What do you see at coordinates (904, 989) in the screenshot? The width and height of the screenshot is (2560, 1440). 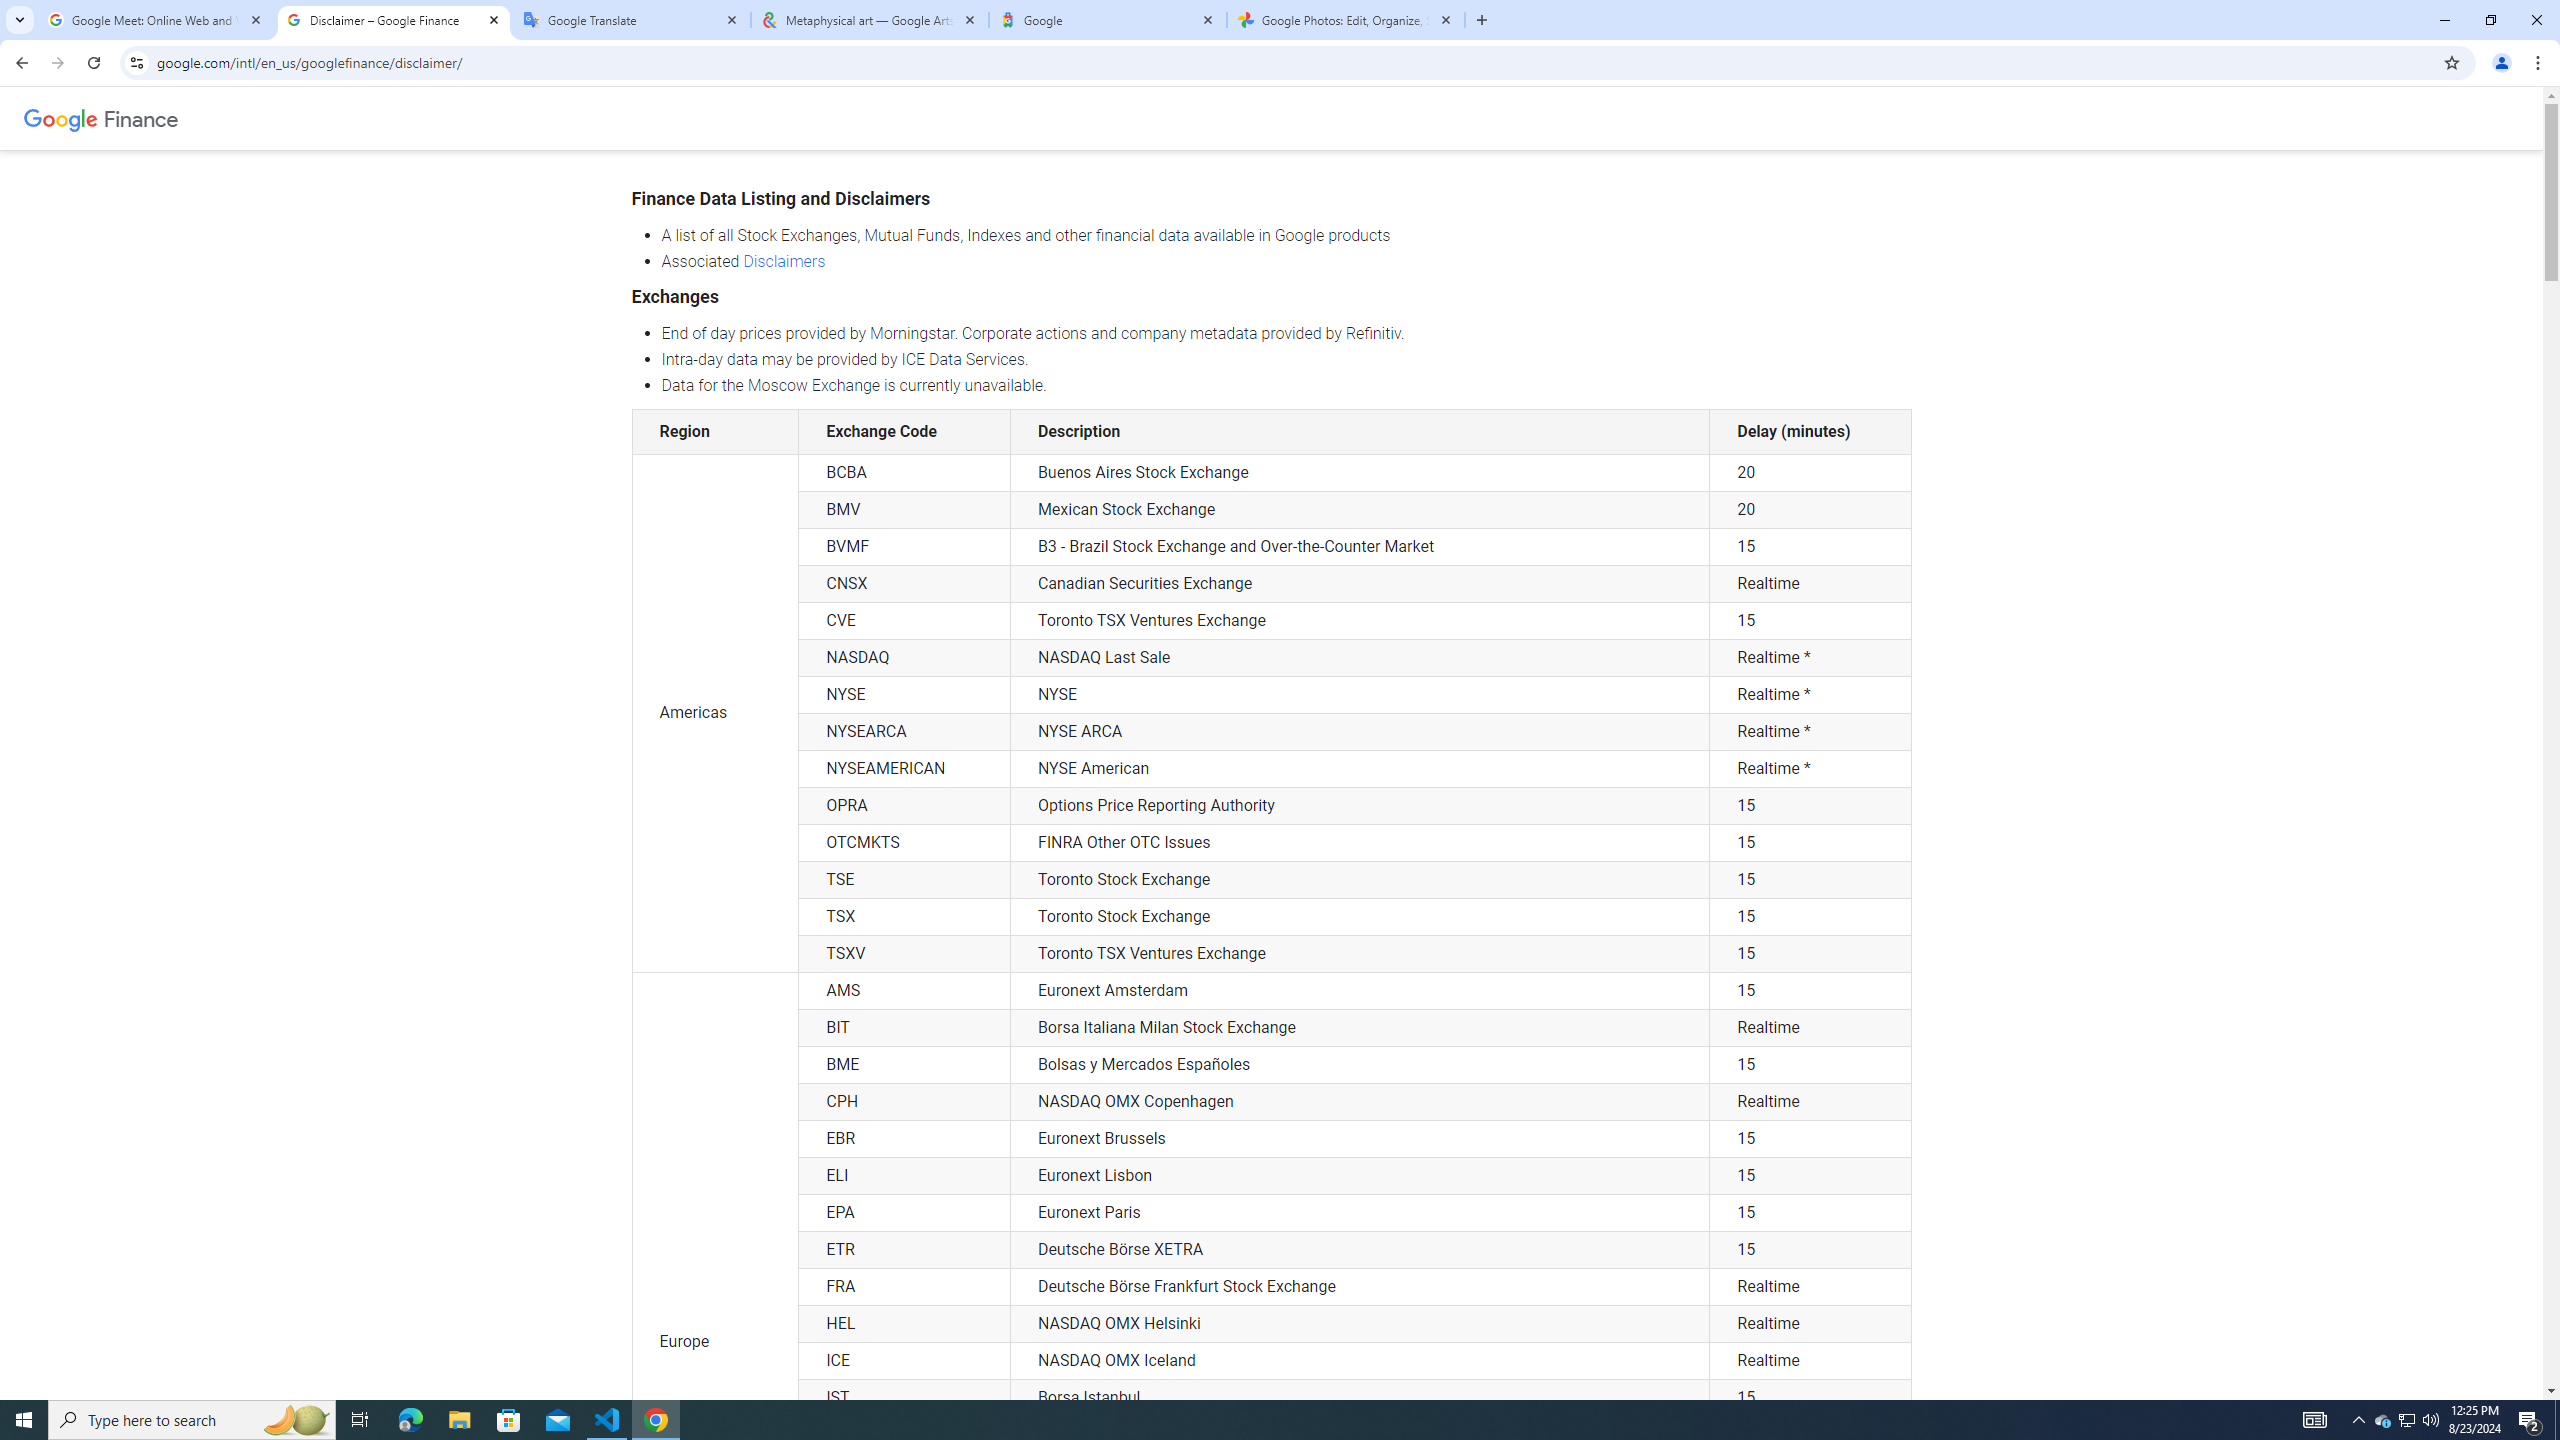 I see `'AMS'` at bounding box center [904, 989].